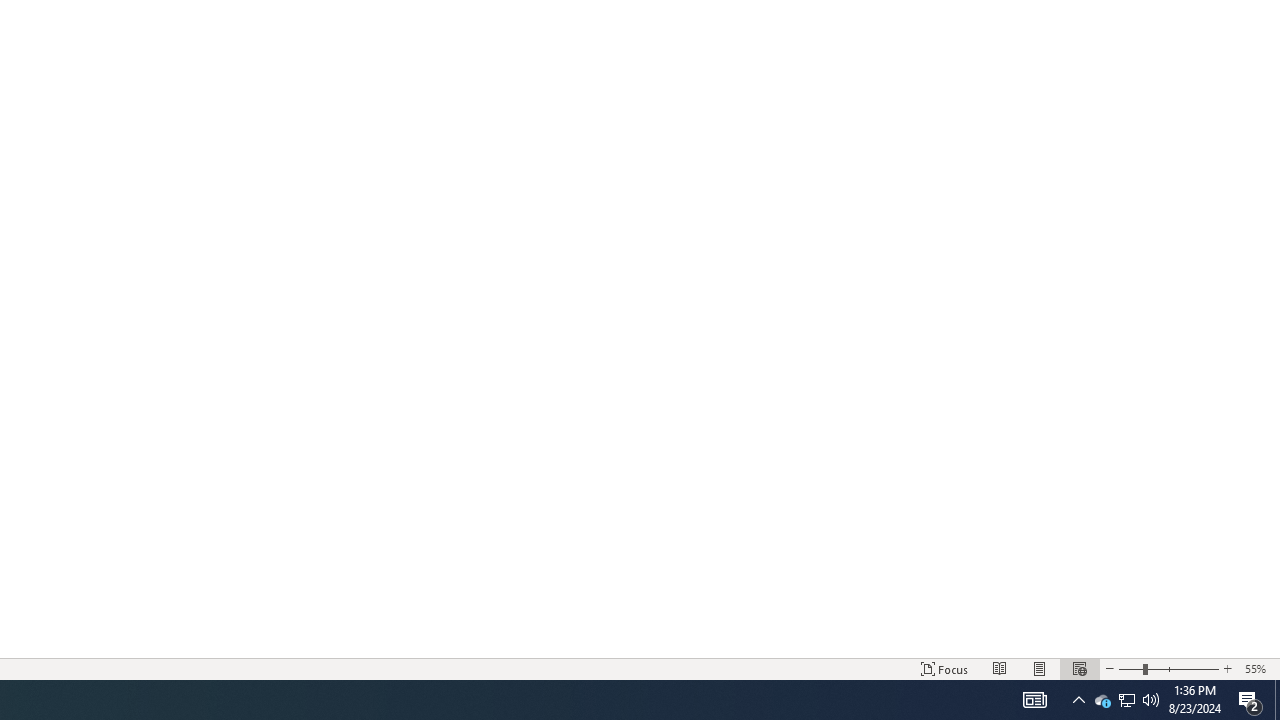 Image resolution: width=1280 pixels, height=720 pixels. Describe the element at coordinates (1168, 669) in the screenshot. I see `'Zoom'` at that location.